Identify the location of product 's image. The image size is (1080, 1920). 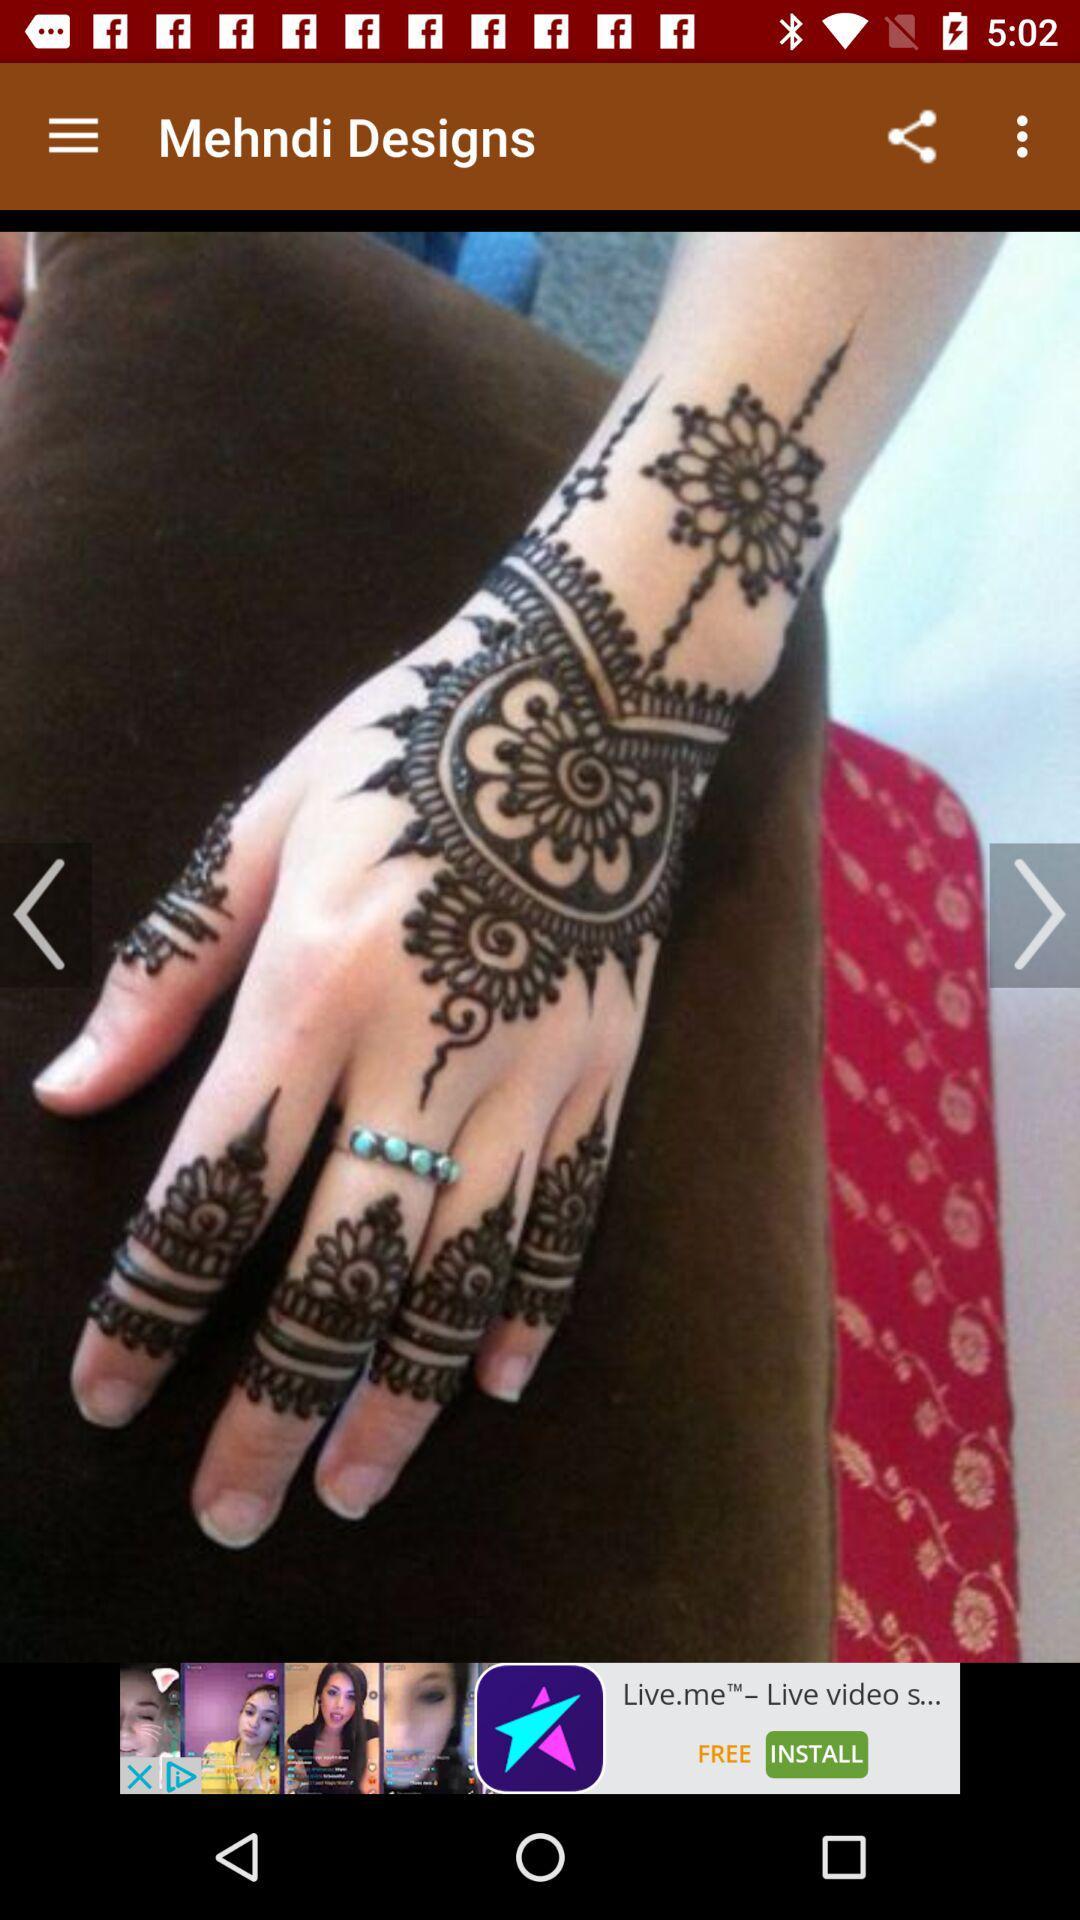
(540, 935).